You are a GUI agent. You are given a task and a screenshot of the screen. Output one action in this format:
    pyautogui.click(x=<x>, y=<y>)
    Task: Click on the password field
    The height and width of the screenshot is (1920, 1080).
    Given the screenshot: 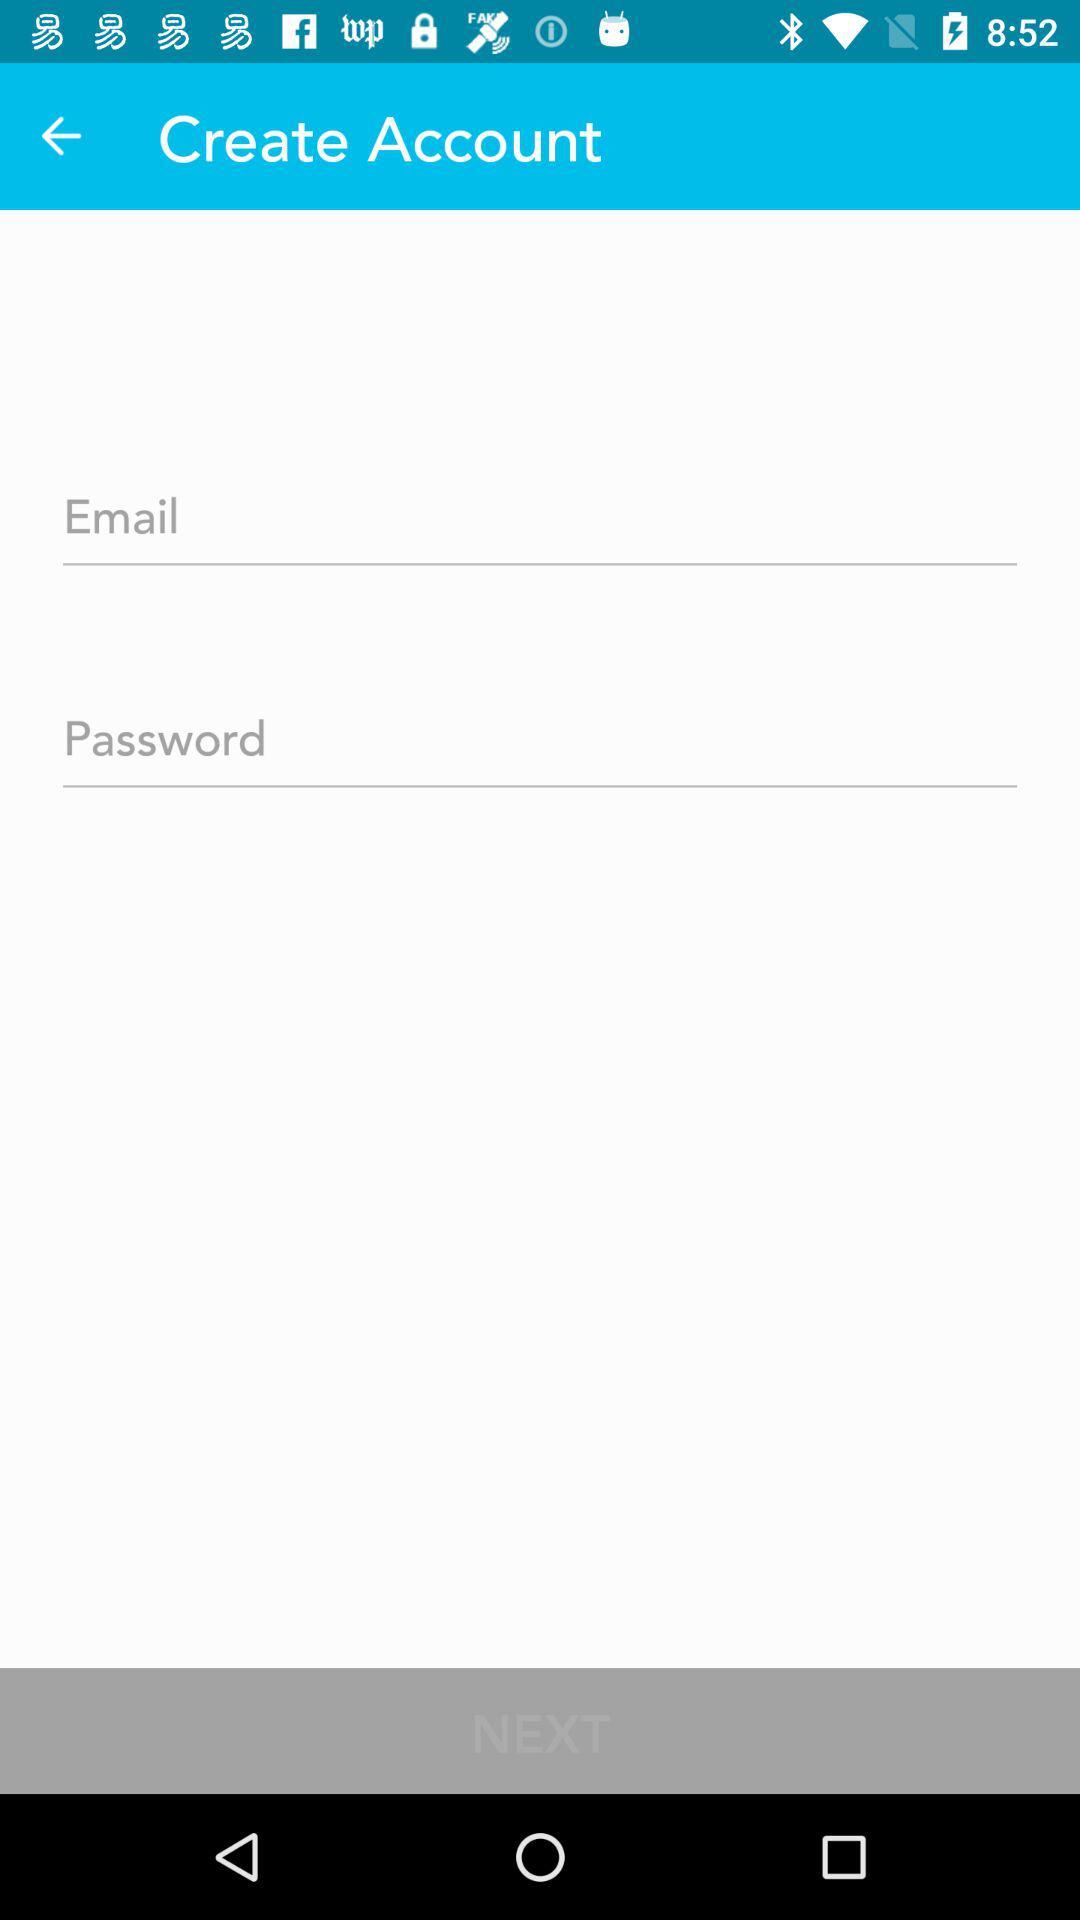 What is the action you would take?
    pyautogui.click(x=540, y=730)
    